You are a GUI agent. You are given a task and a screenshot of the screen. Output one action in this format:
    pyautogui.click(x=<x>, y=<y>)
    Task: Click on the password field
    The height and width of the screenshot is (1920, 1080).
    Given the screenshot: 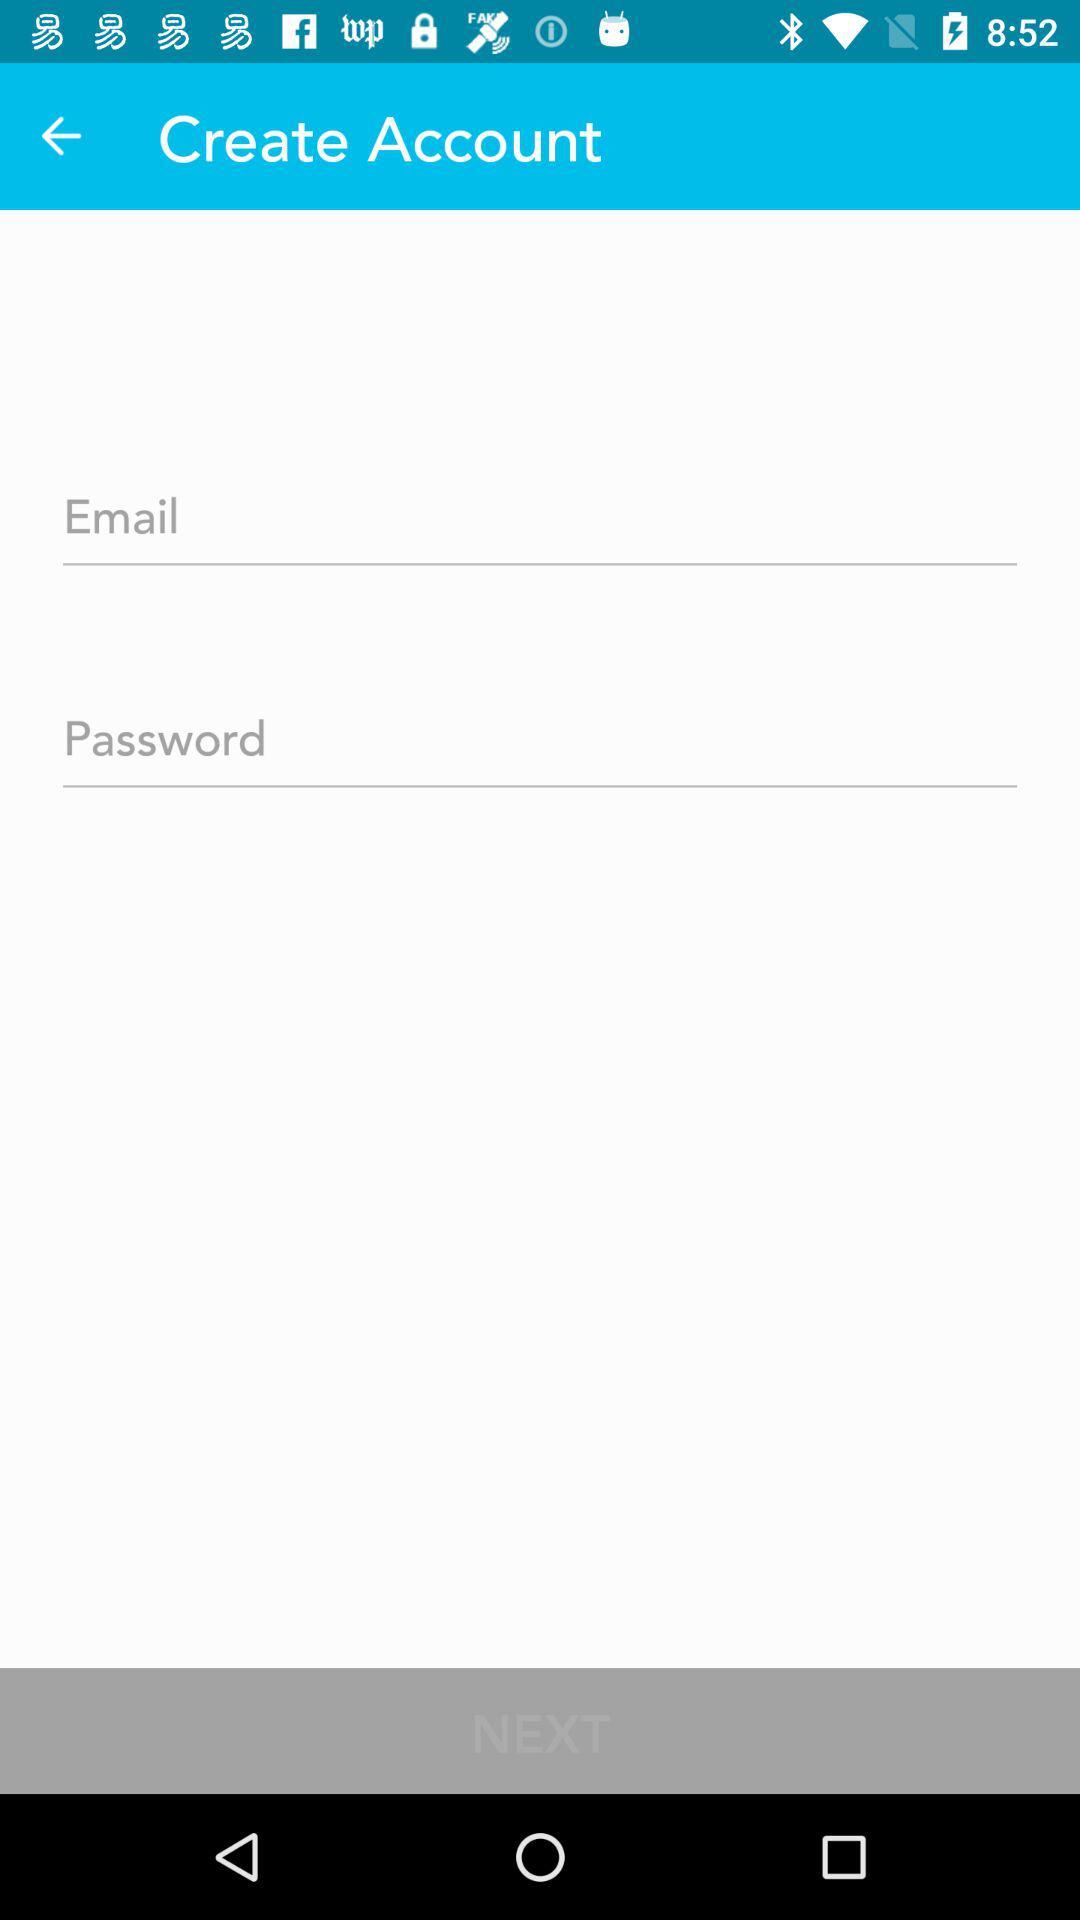 What is the action you would take?
    pyautogui.click(x=540, y=730)
    